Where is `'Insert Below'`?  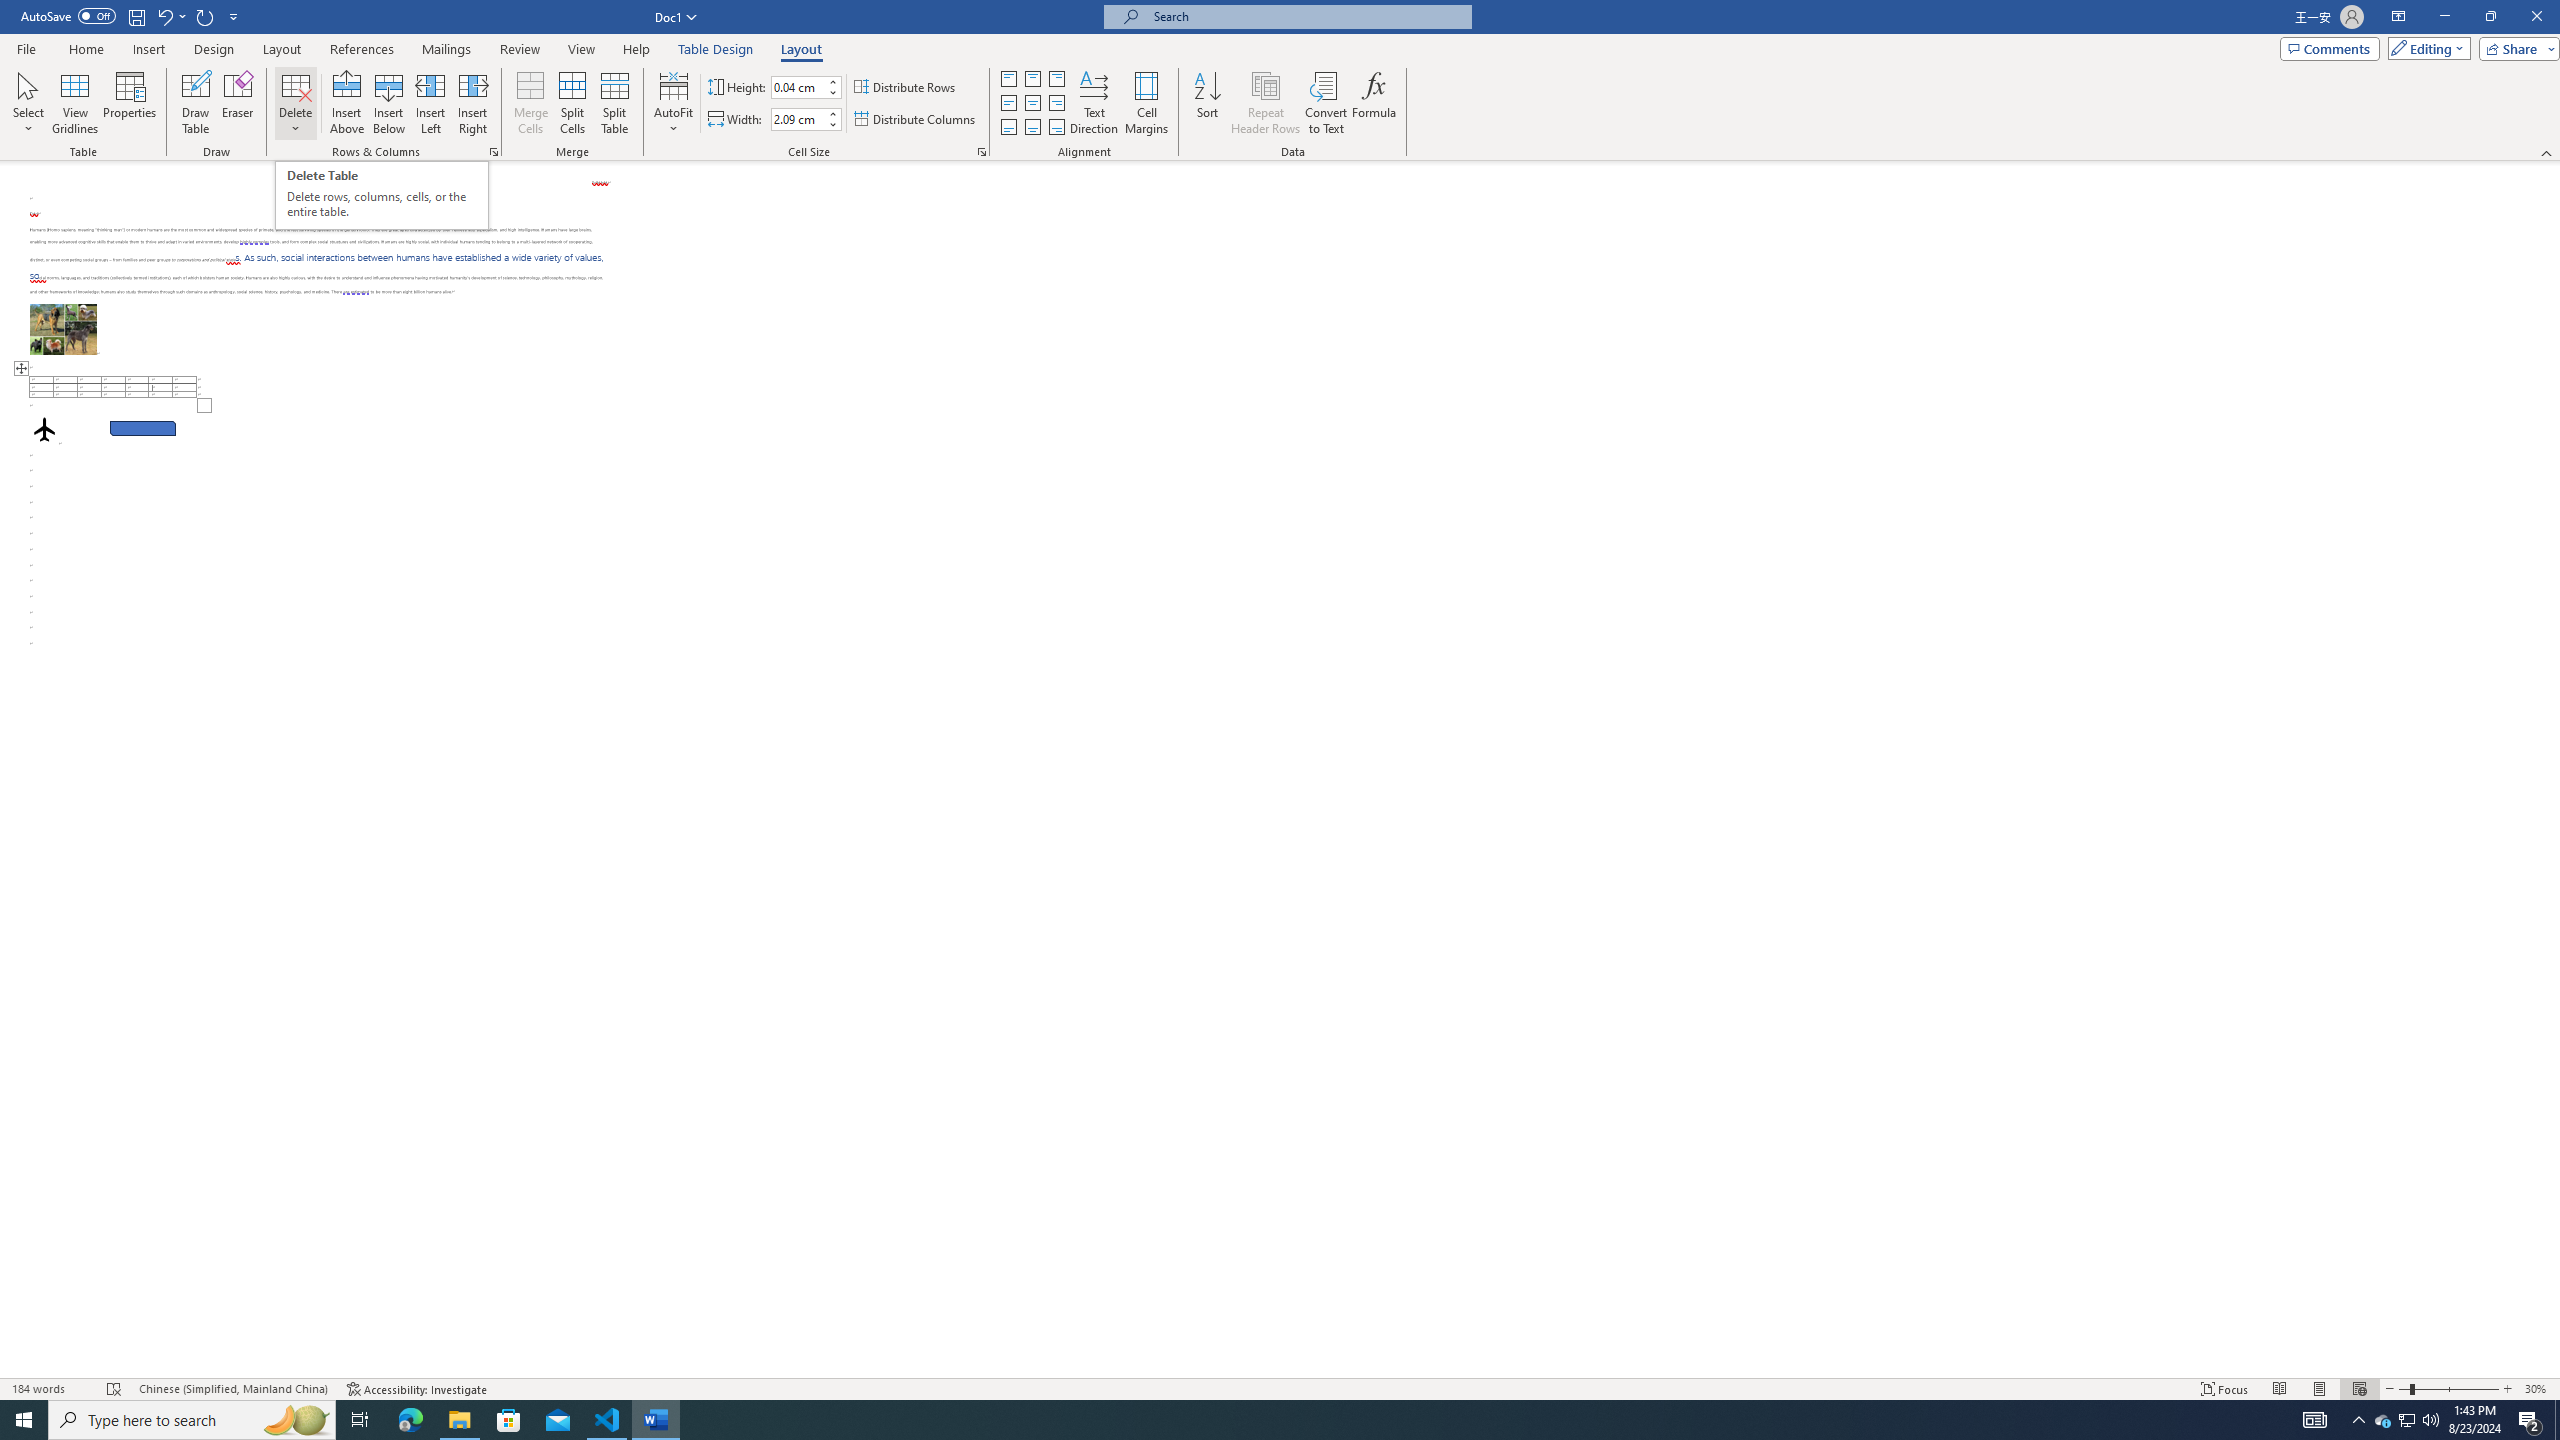 'Insert Below' is located at coordinates (388, 103).